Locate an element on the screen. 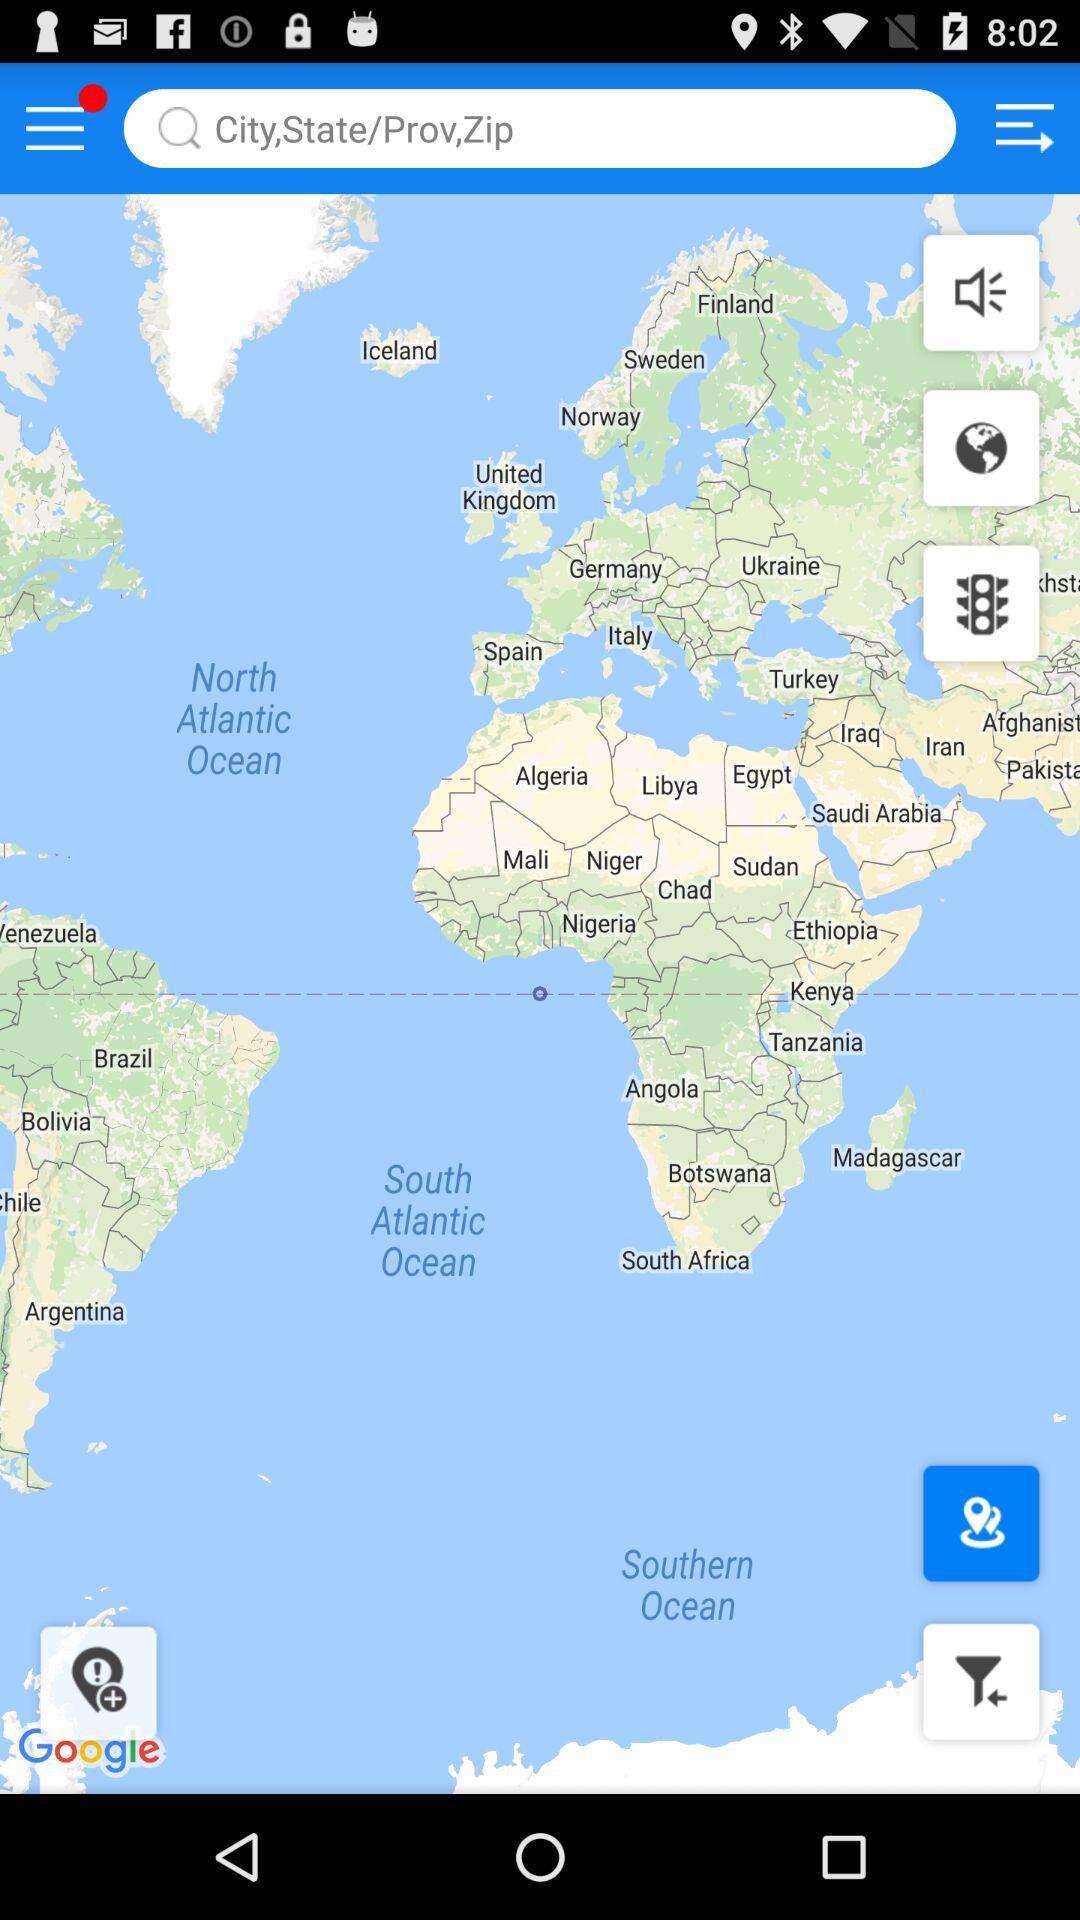 This screenshot has height=1920, width=1080. sound control is located at coordinates (980, 291).